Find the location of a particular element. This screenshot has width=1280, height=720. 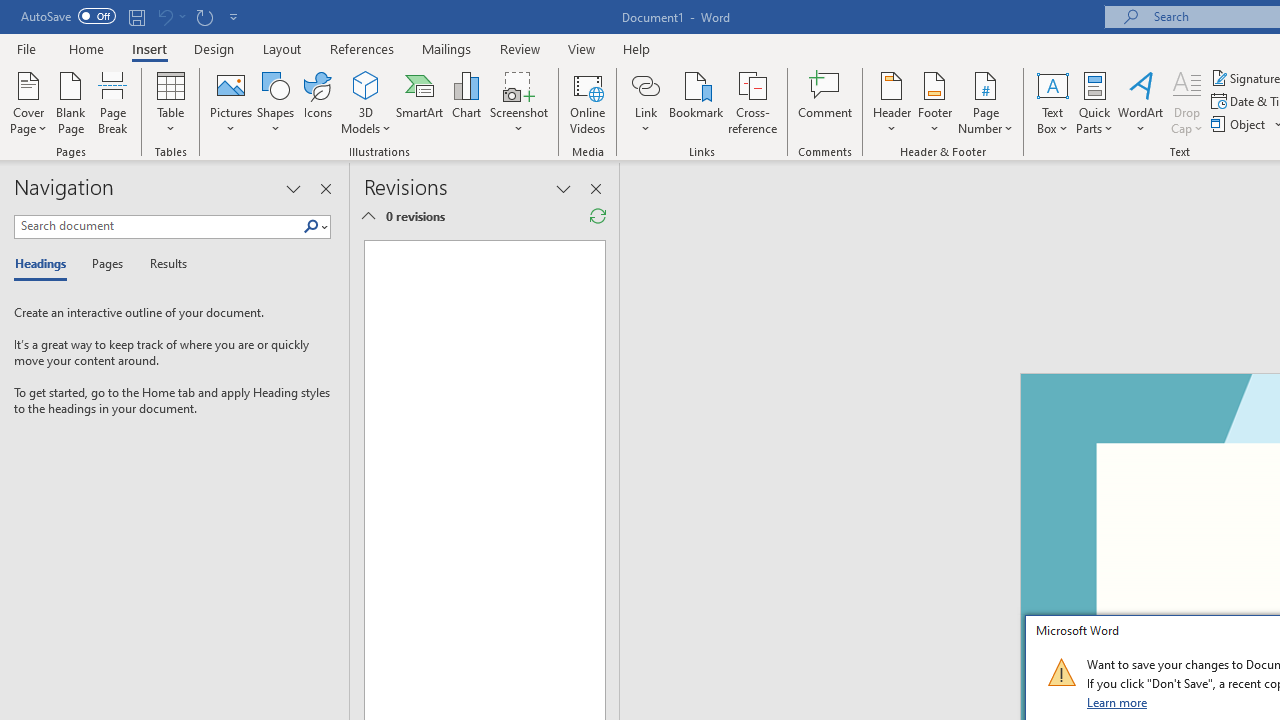

'Object...' is located at coordinates (1239, 124).